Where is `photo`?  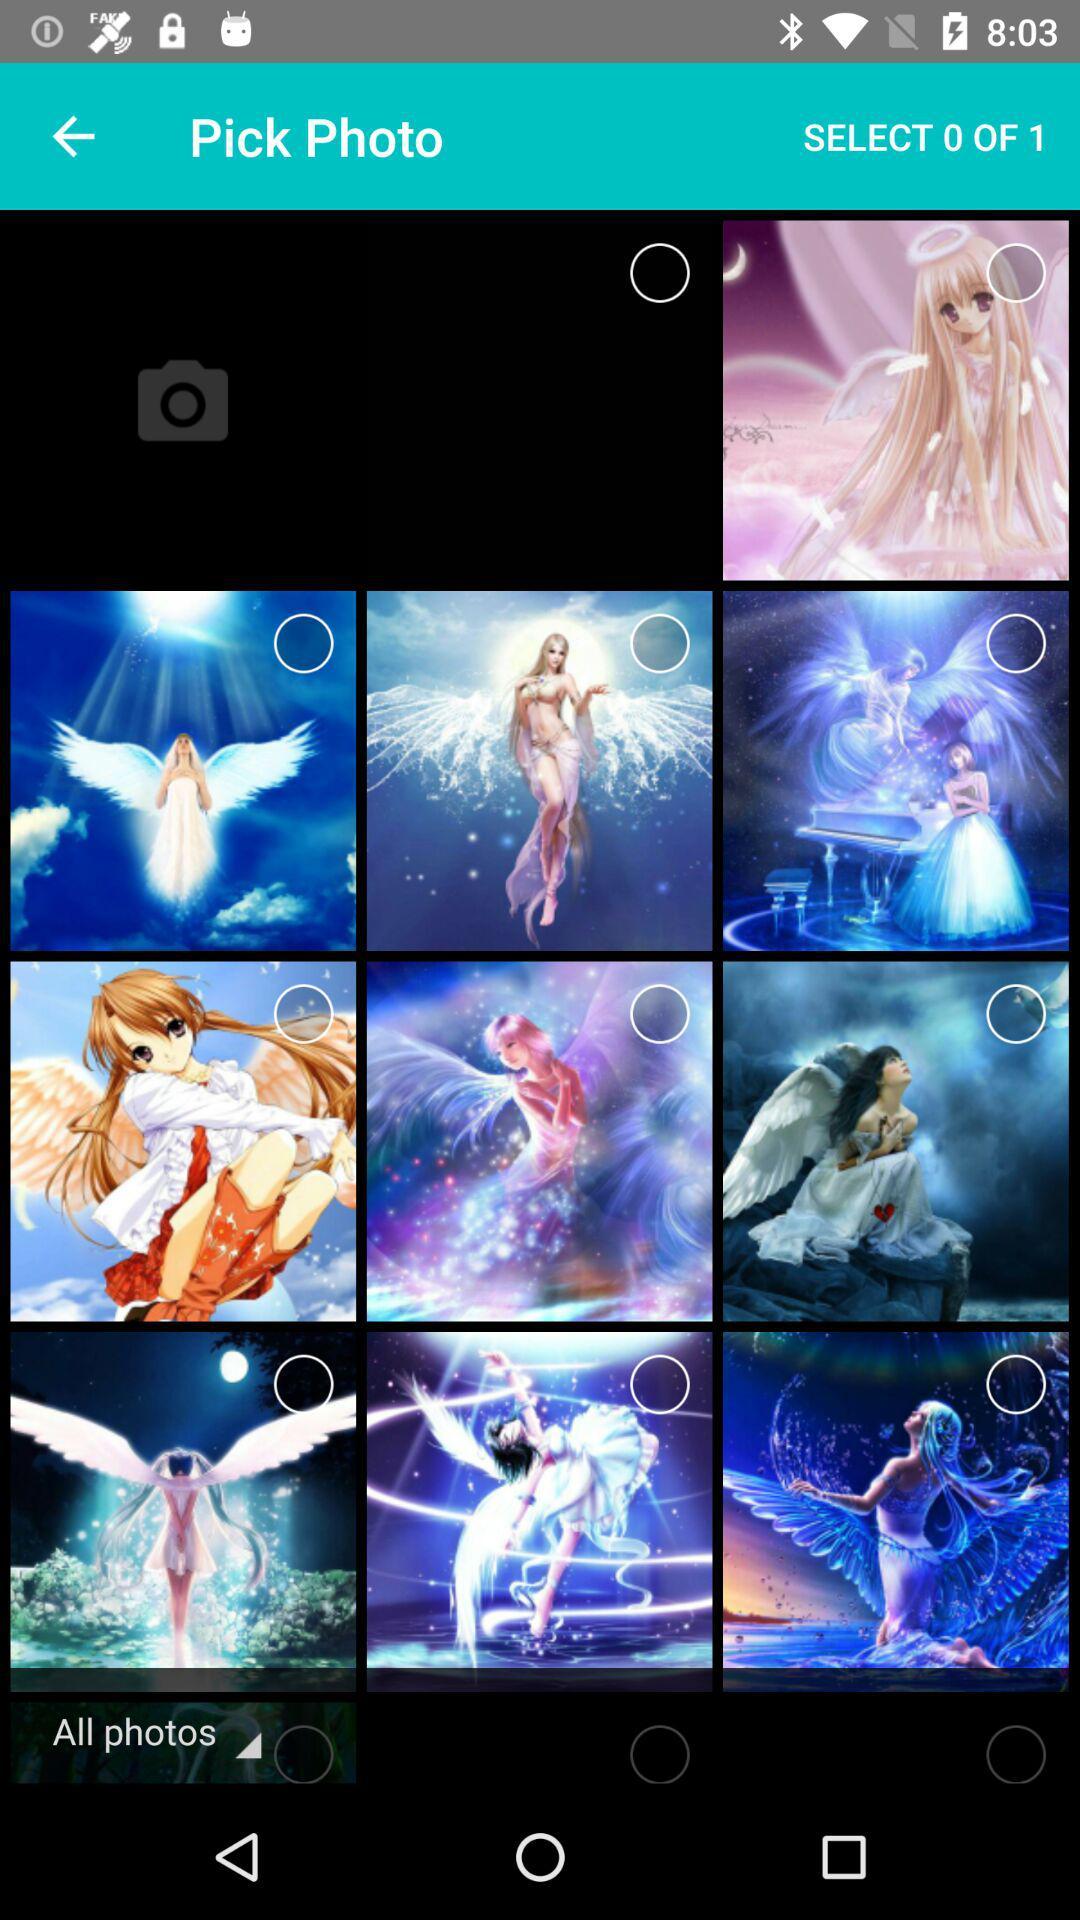
photo is located at coordinates (303, 1013).